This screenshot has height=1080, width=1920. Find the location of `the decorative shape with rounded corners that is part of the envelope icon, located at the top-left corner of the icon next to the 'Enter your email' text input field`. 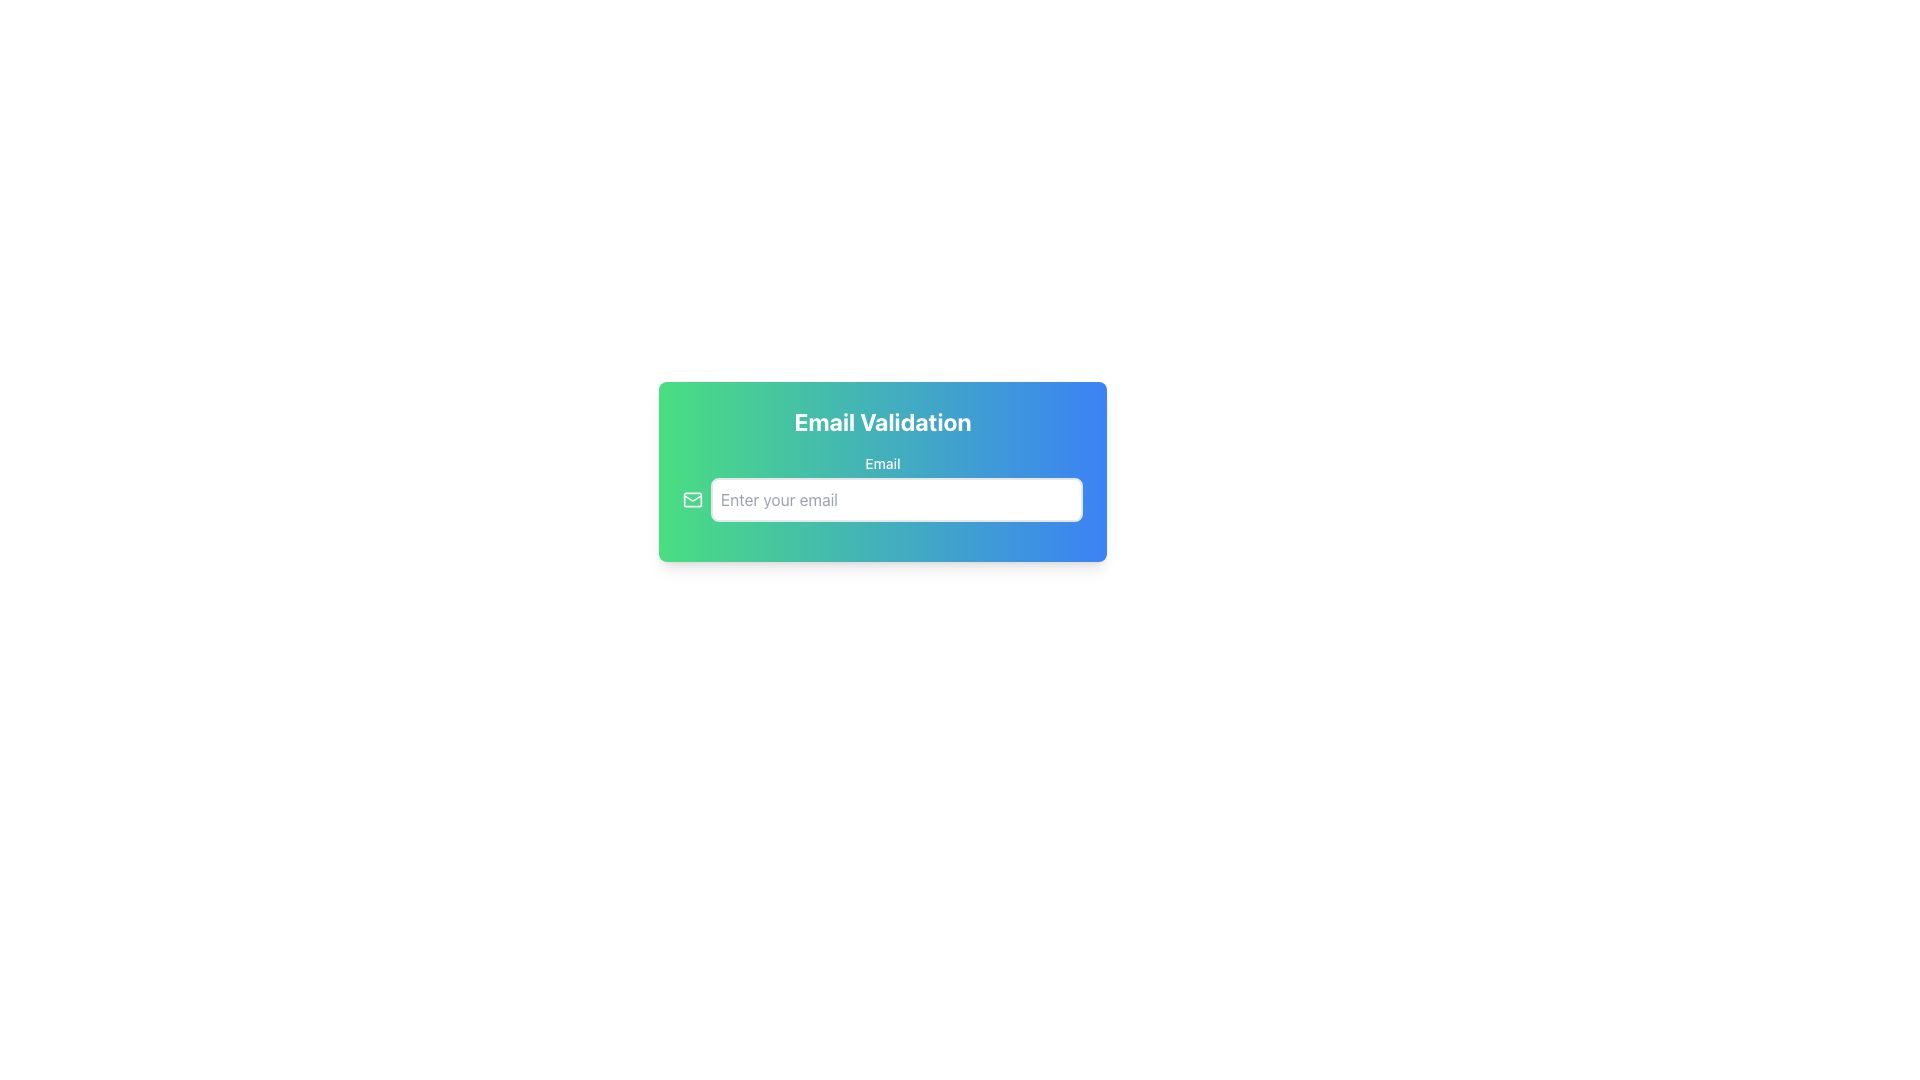

the decorative shape with rounded corners that is part of the envelope icon, located at the top-left corner of the icon next to the 'Enter your email' text input field is located at coordinates (692, 499).